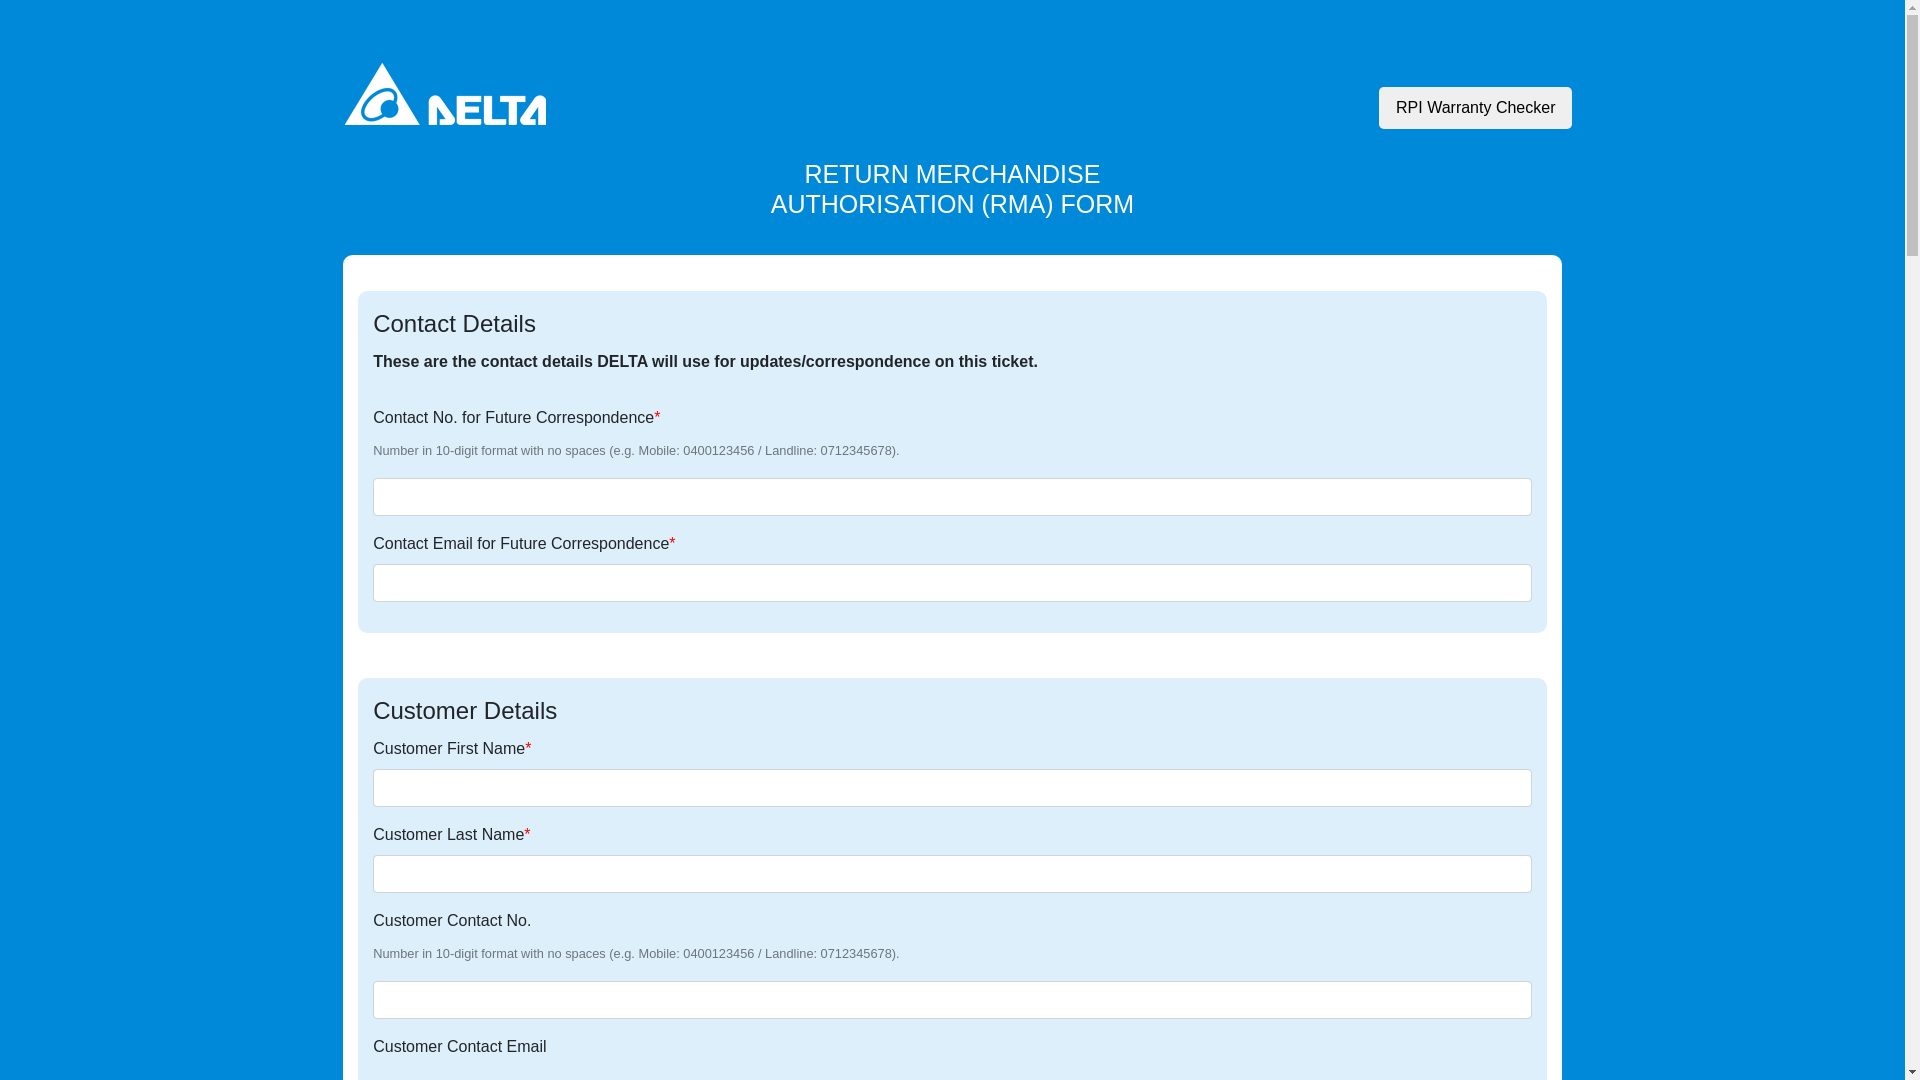  I want to click on 'RPI Warranty Checker', so click(1475, 108).